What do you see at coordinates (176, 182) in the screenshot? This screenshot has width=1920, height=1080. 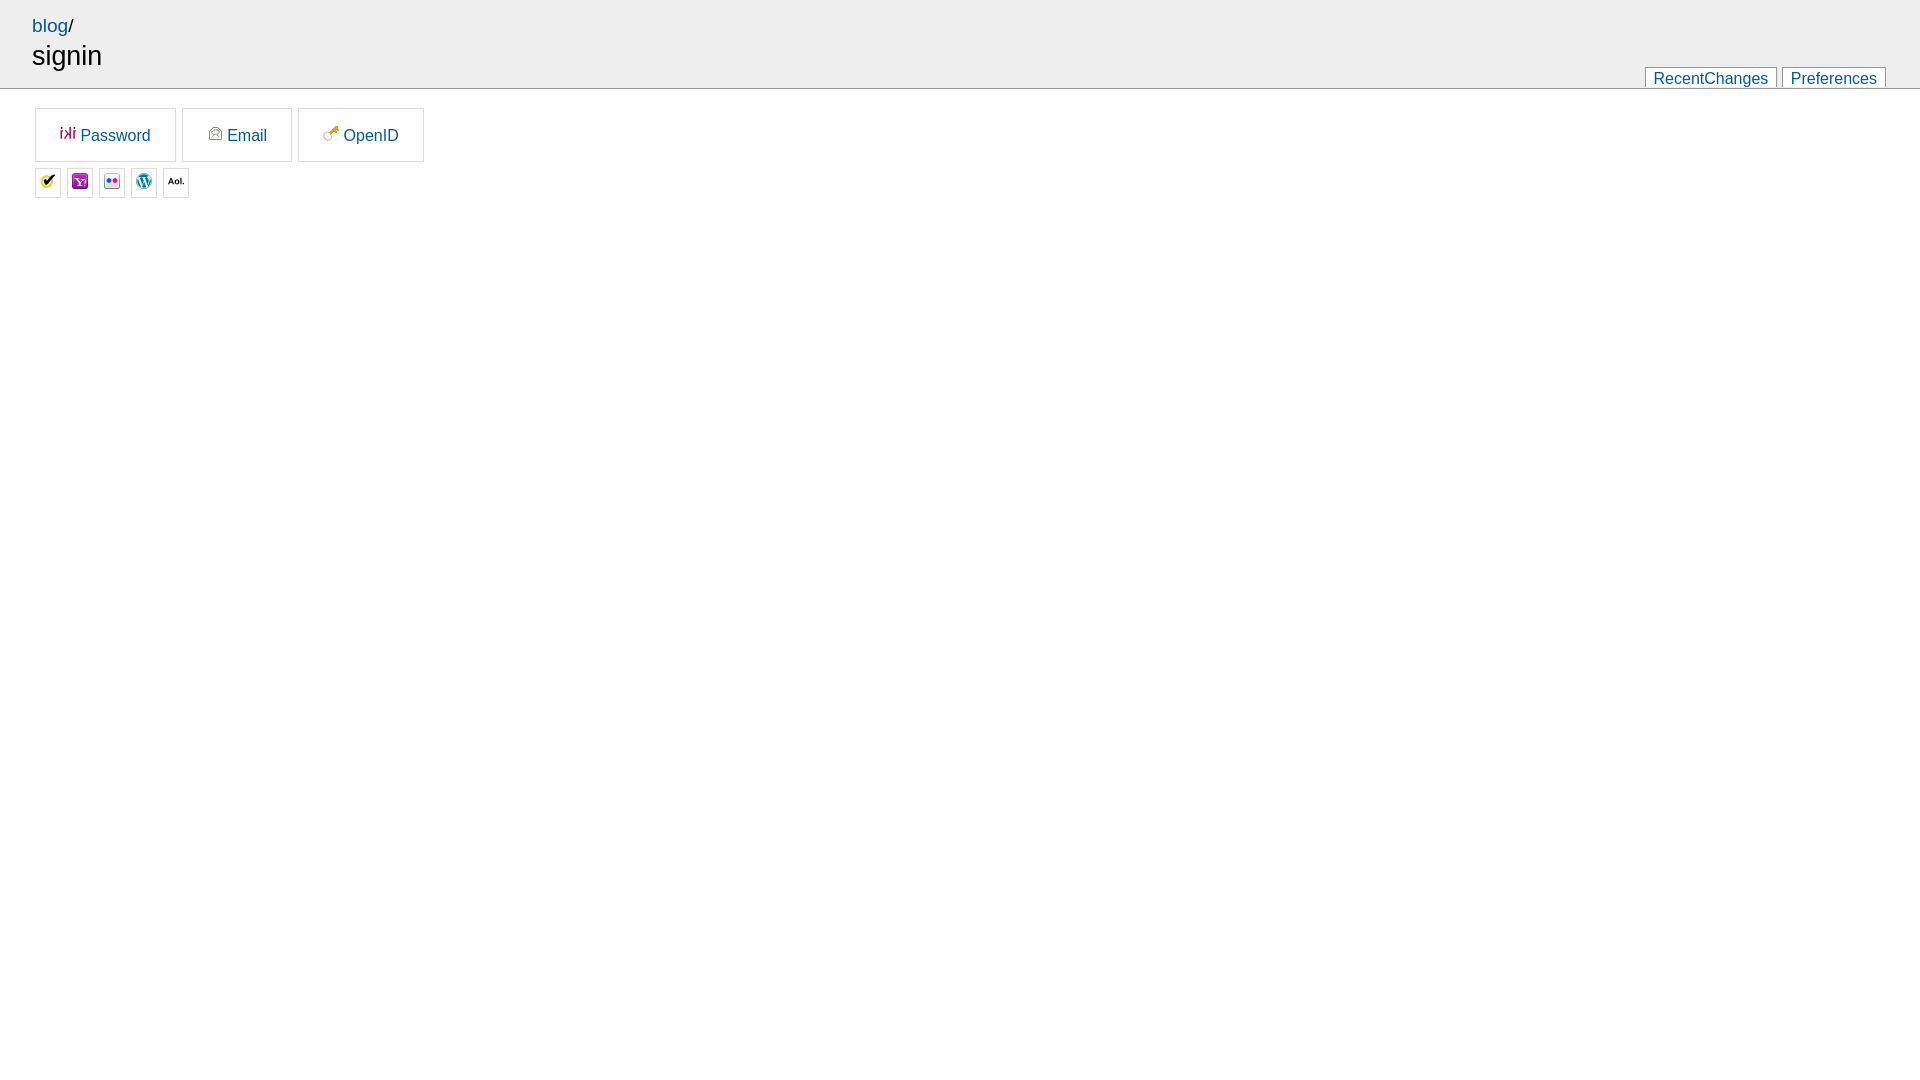 I see `'AOL'` at bounding box center [176, 182].